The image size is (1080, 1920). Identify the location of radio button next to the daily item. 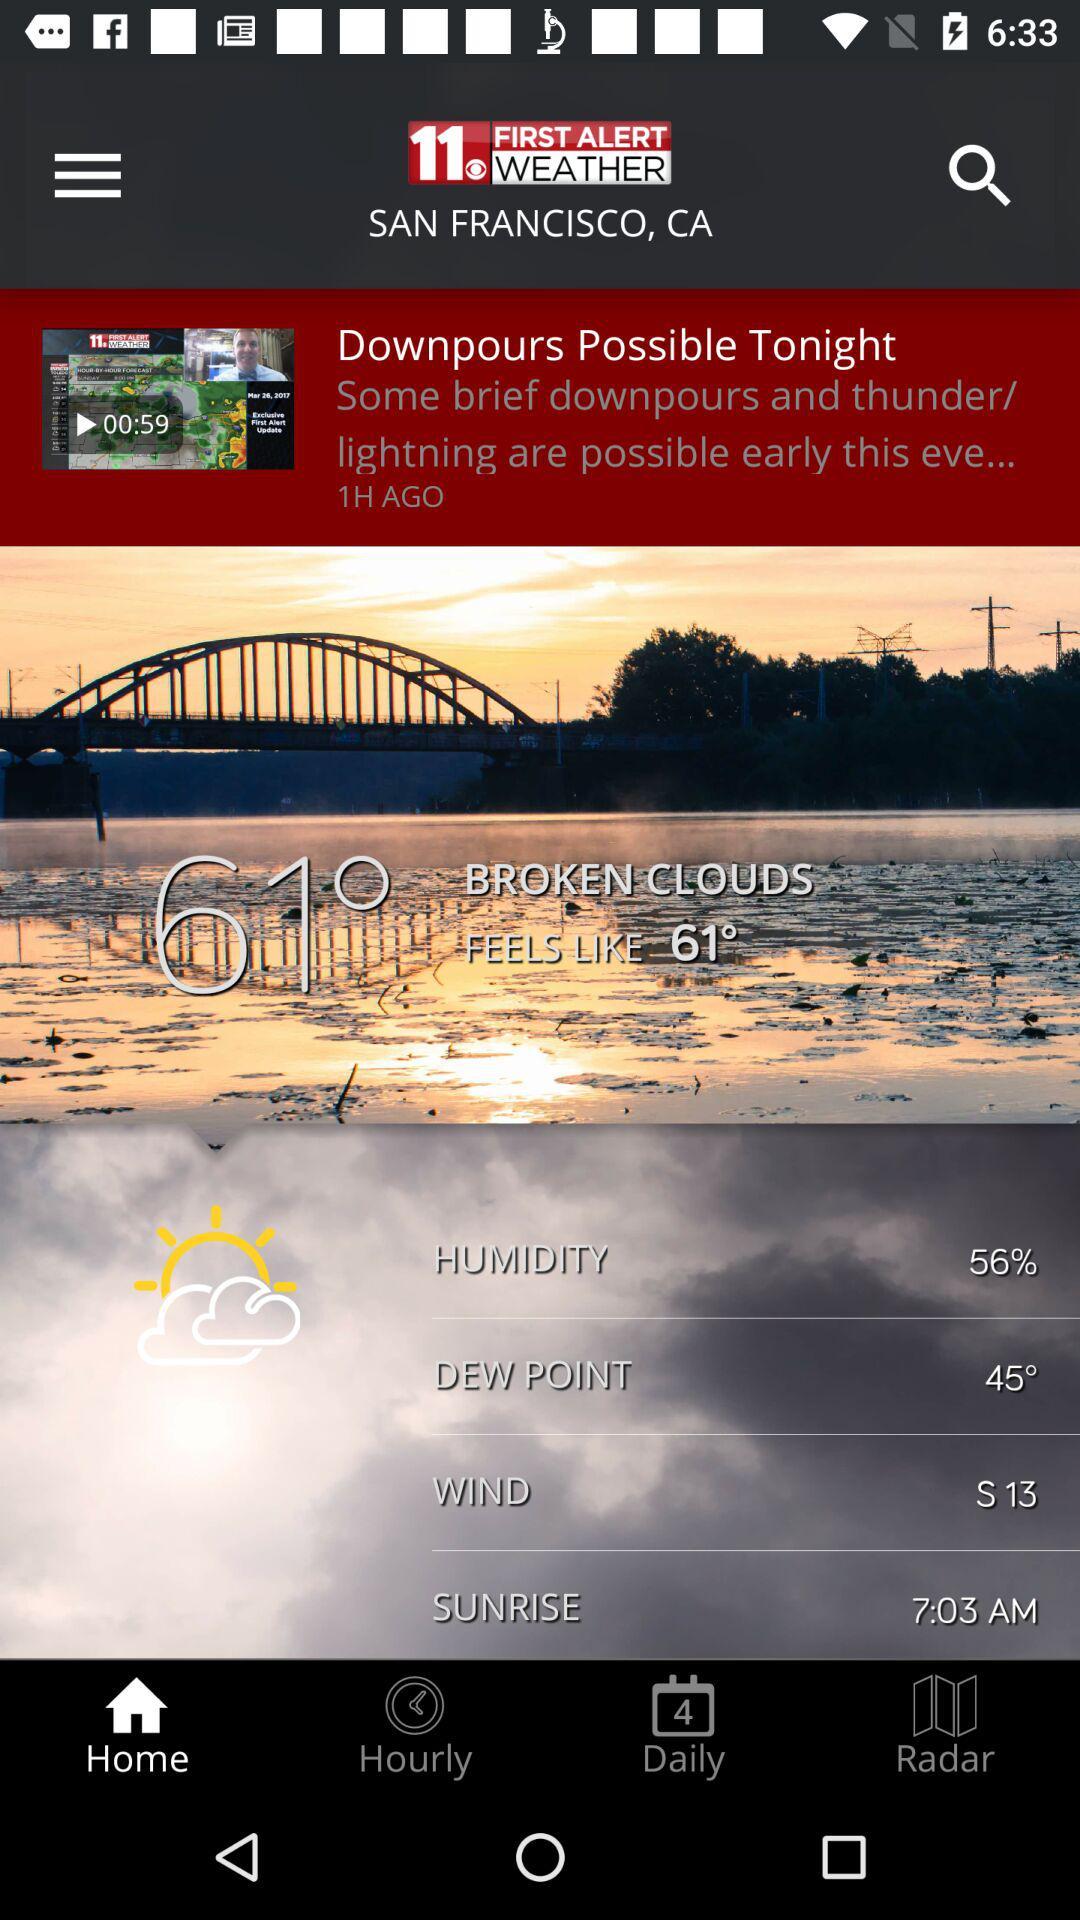
(413, 1726).